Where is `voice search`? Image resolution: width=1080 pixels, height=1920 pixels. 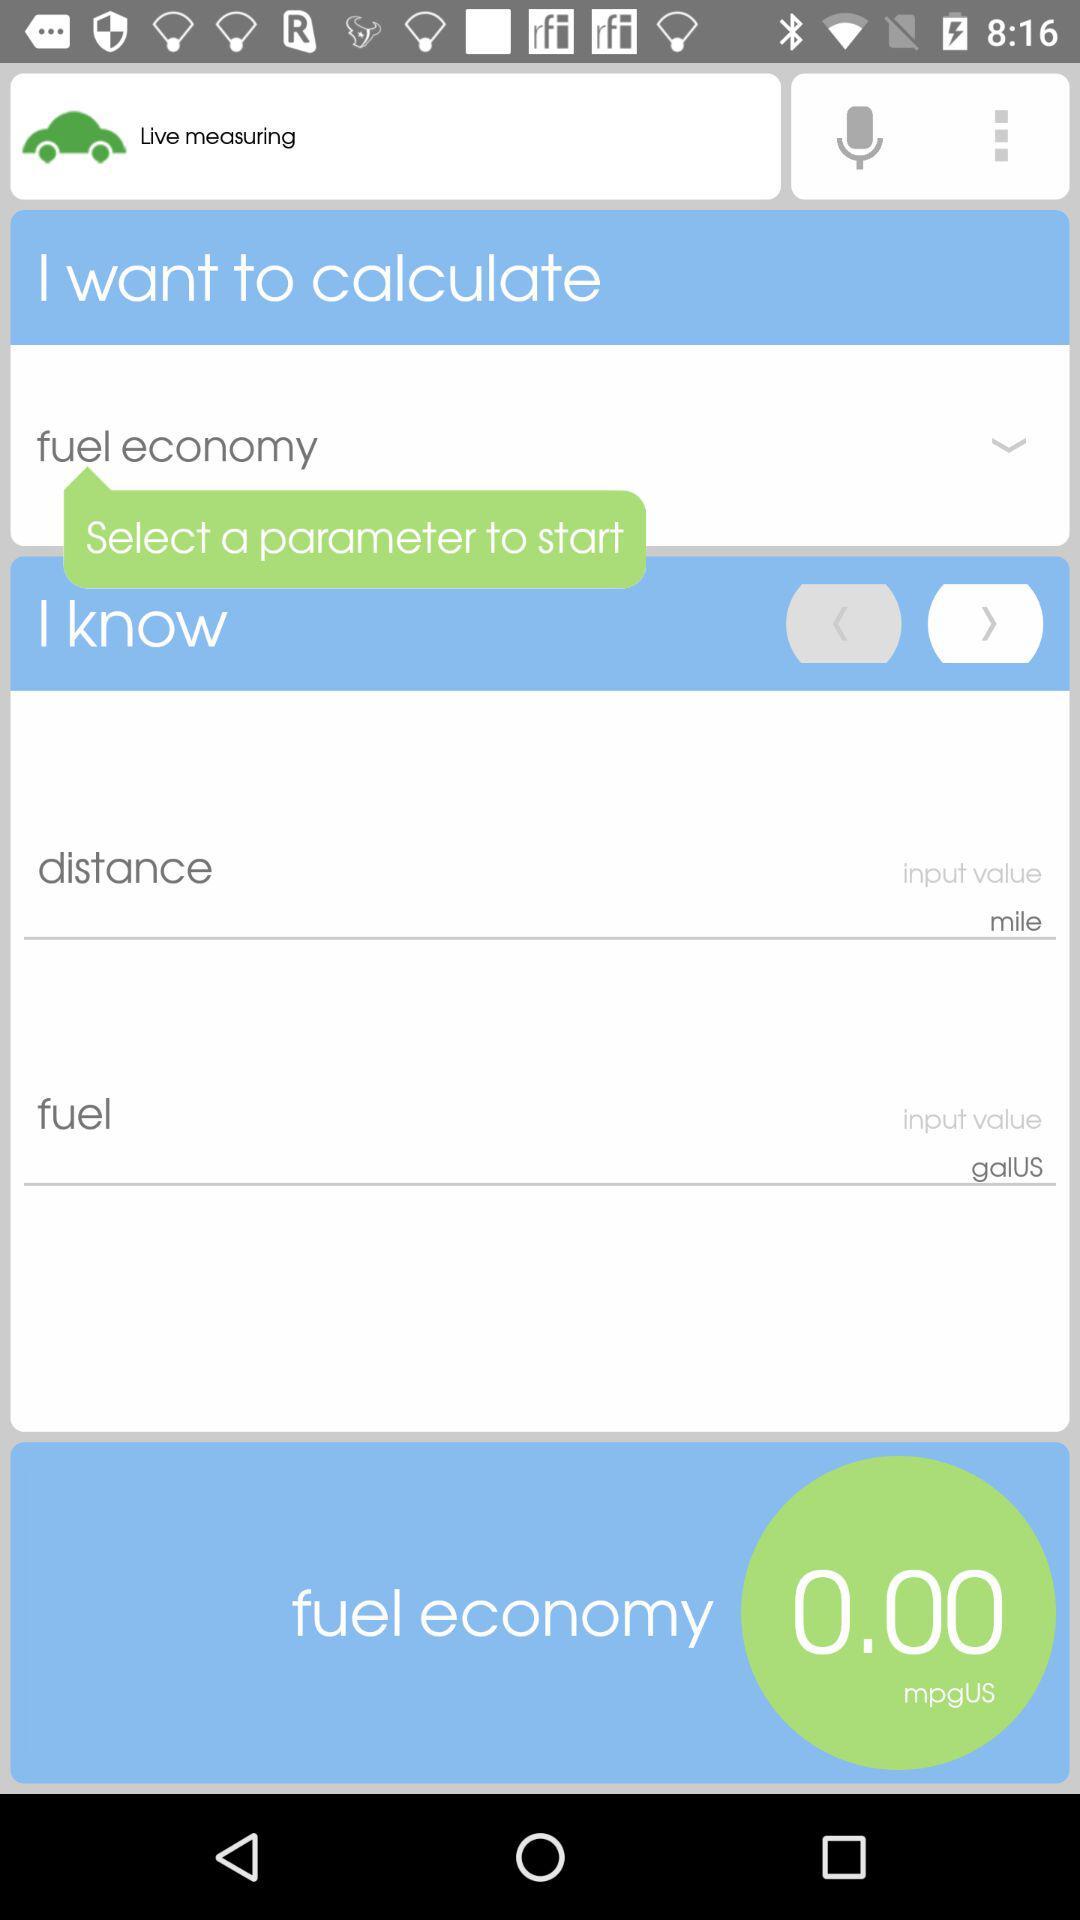 voice search is located at coordinates (858, 135).